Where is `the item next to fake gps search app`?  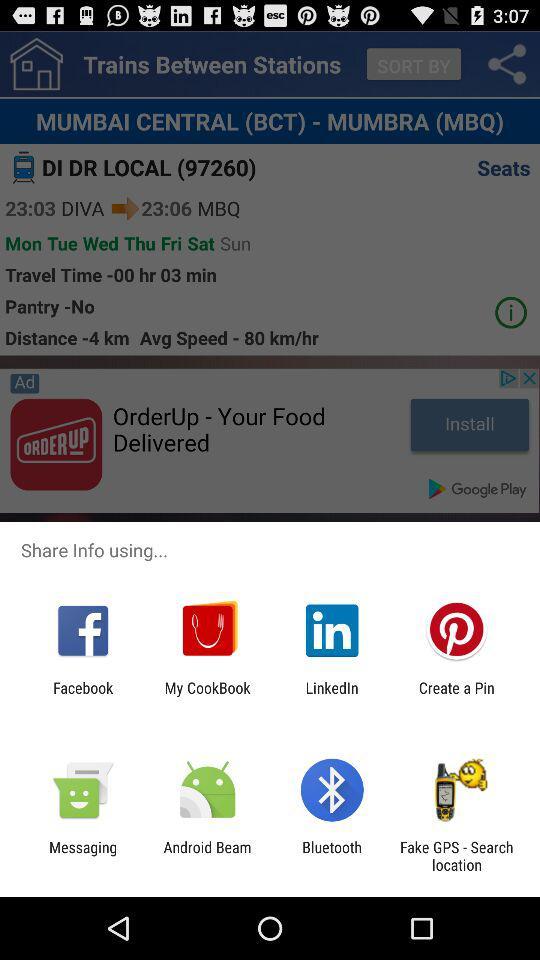 the item next to fake gps search app is located at coordinates (332, 855).